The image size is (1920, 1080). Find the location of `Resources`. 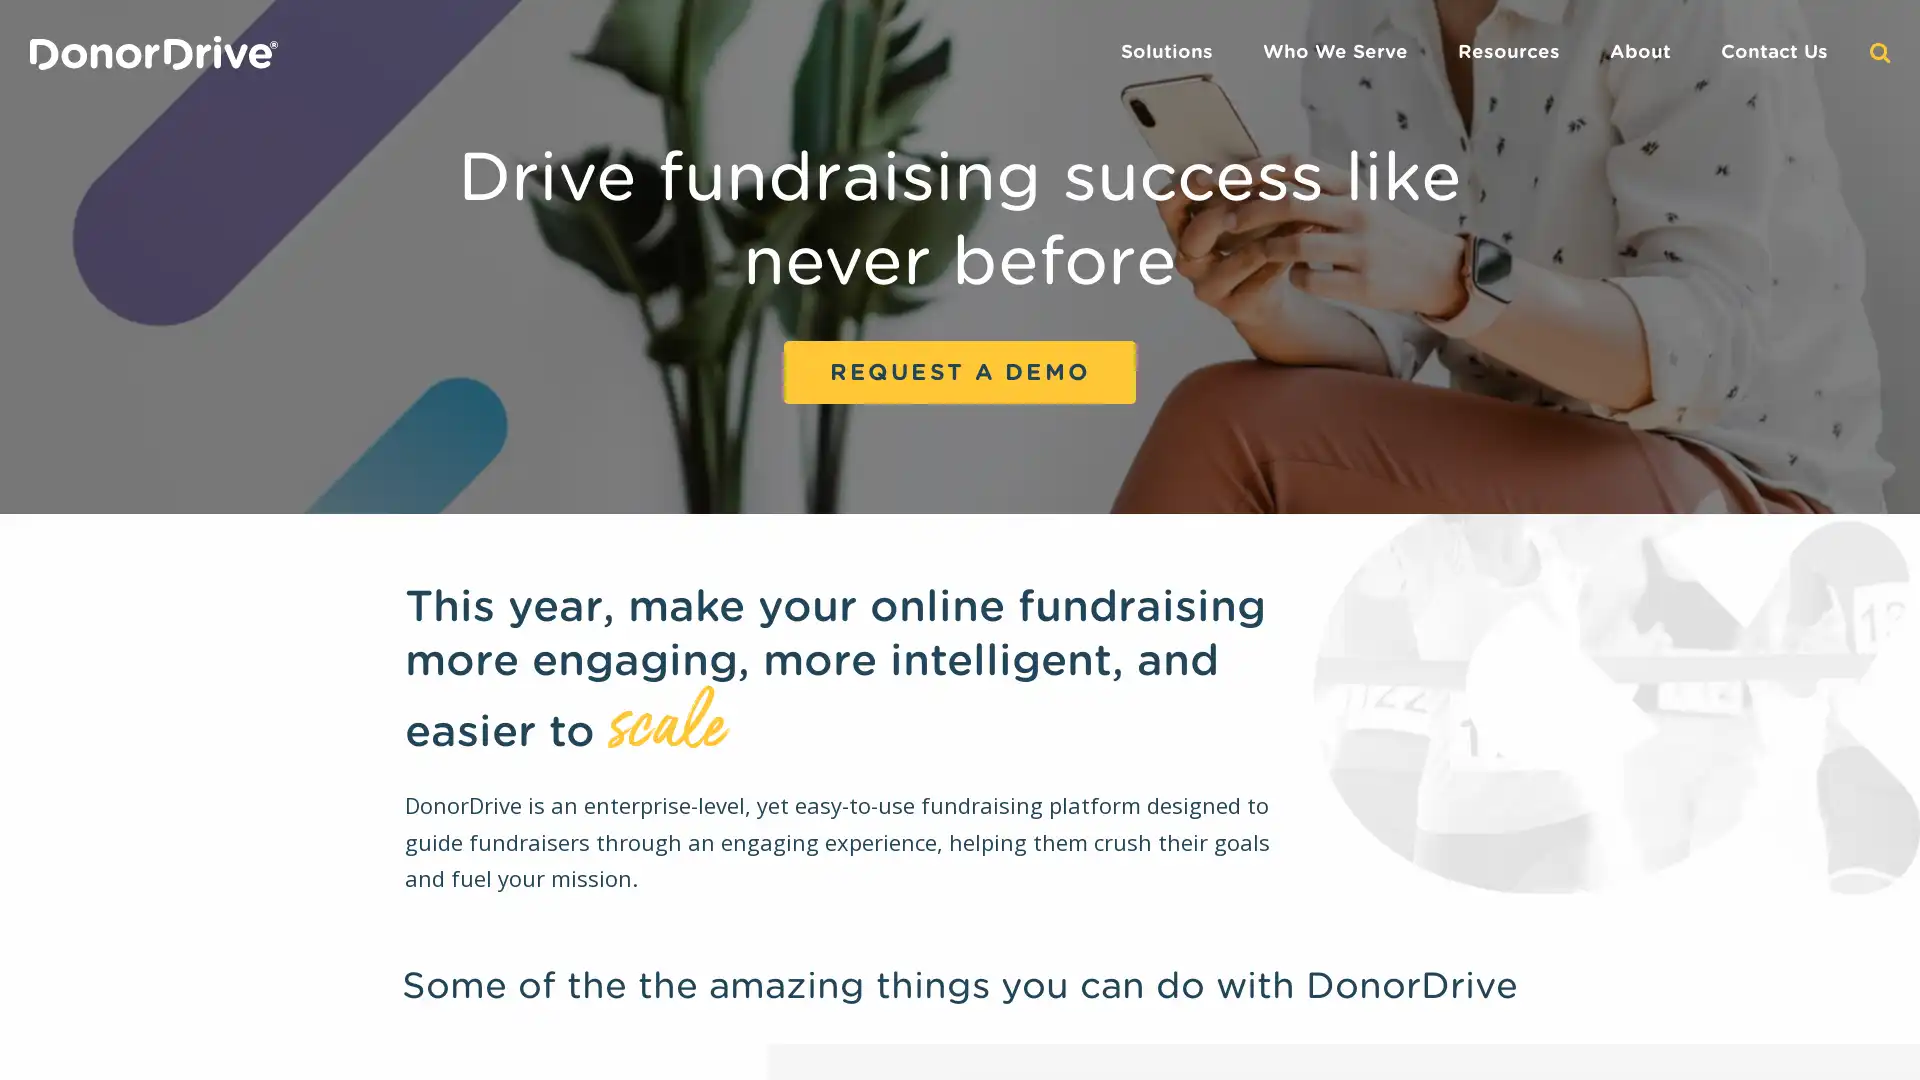

Resources is located at coordinates (1508, 50).